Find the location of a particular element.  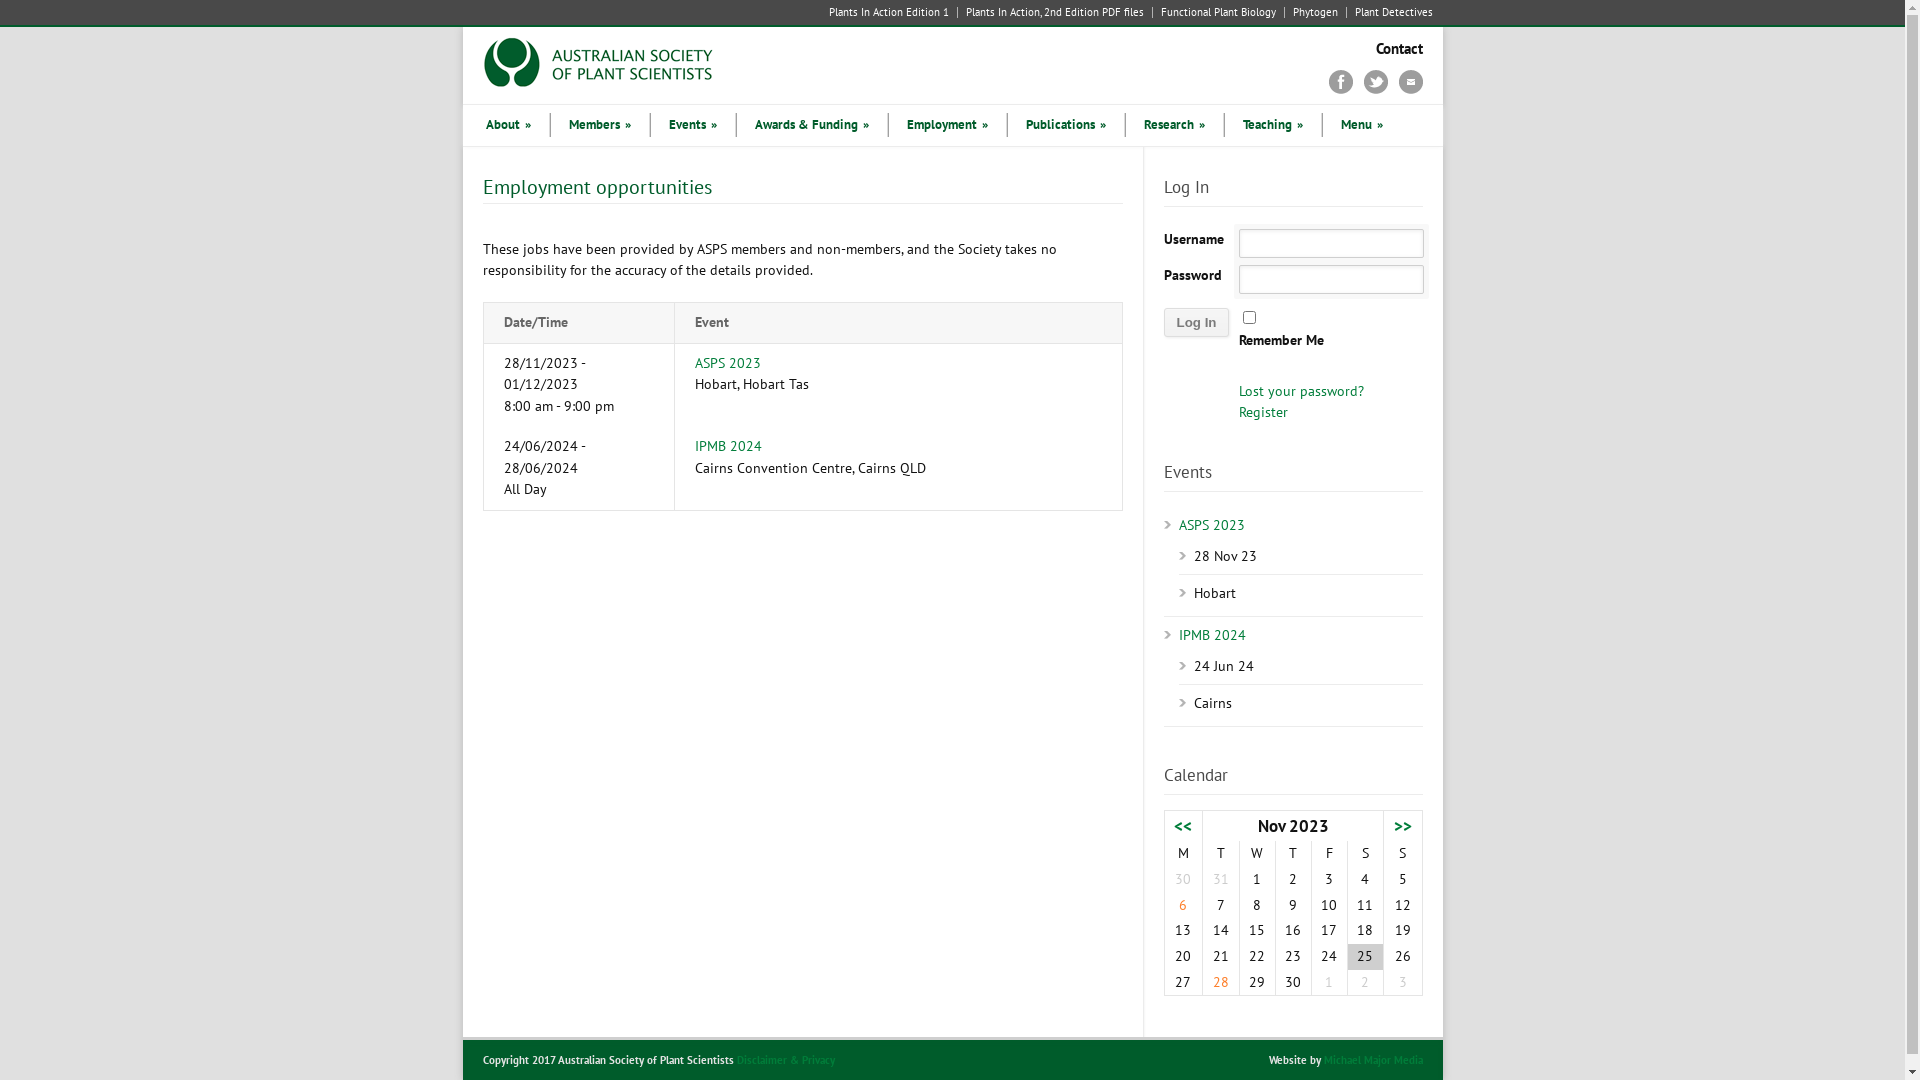

'>>' is located at coordinates (1401, 825).